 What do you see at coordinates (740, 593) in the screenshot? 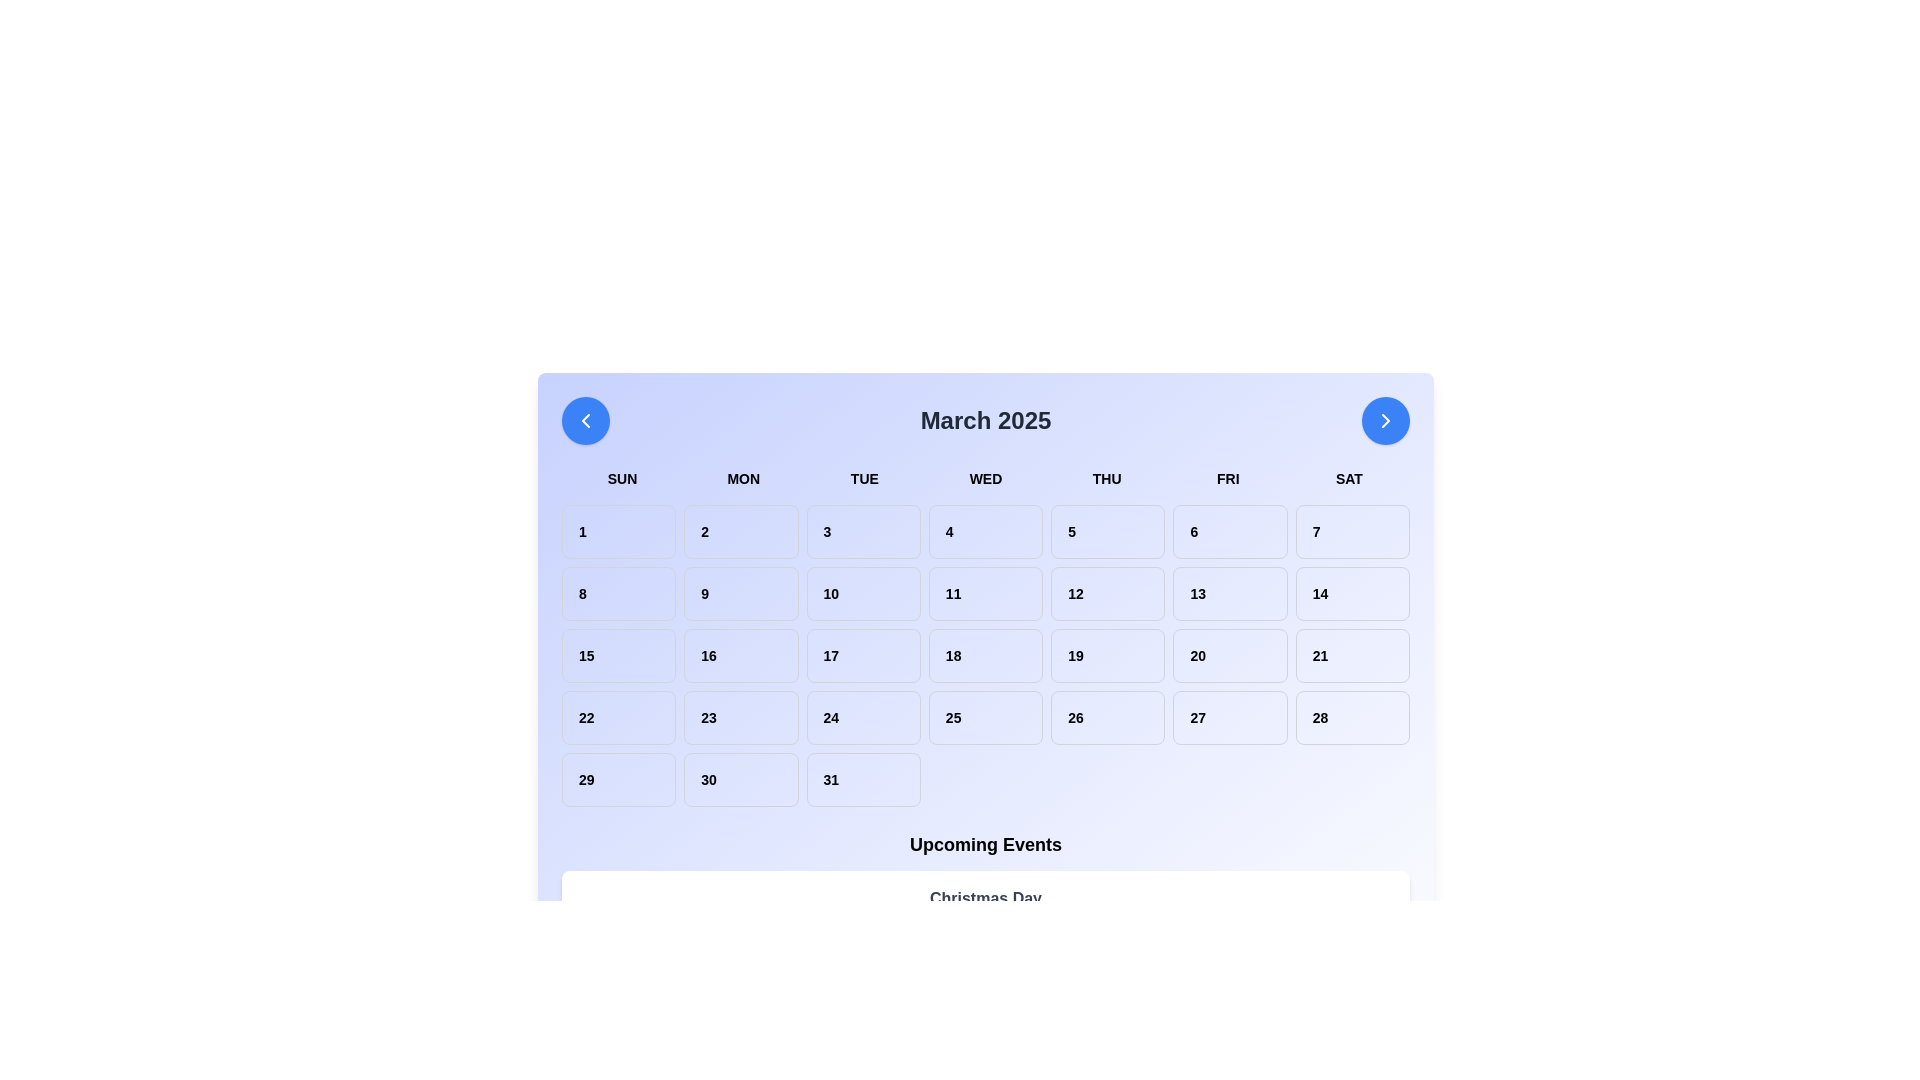
I see `the button displaying the number '9', which is a rounded rectangular button located` at bounding box center [740, 593].